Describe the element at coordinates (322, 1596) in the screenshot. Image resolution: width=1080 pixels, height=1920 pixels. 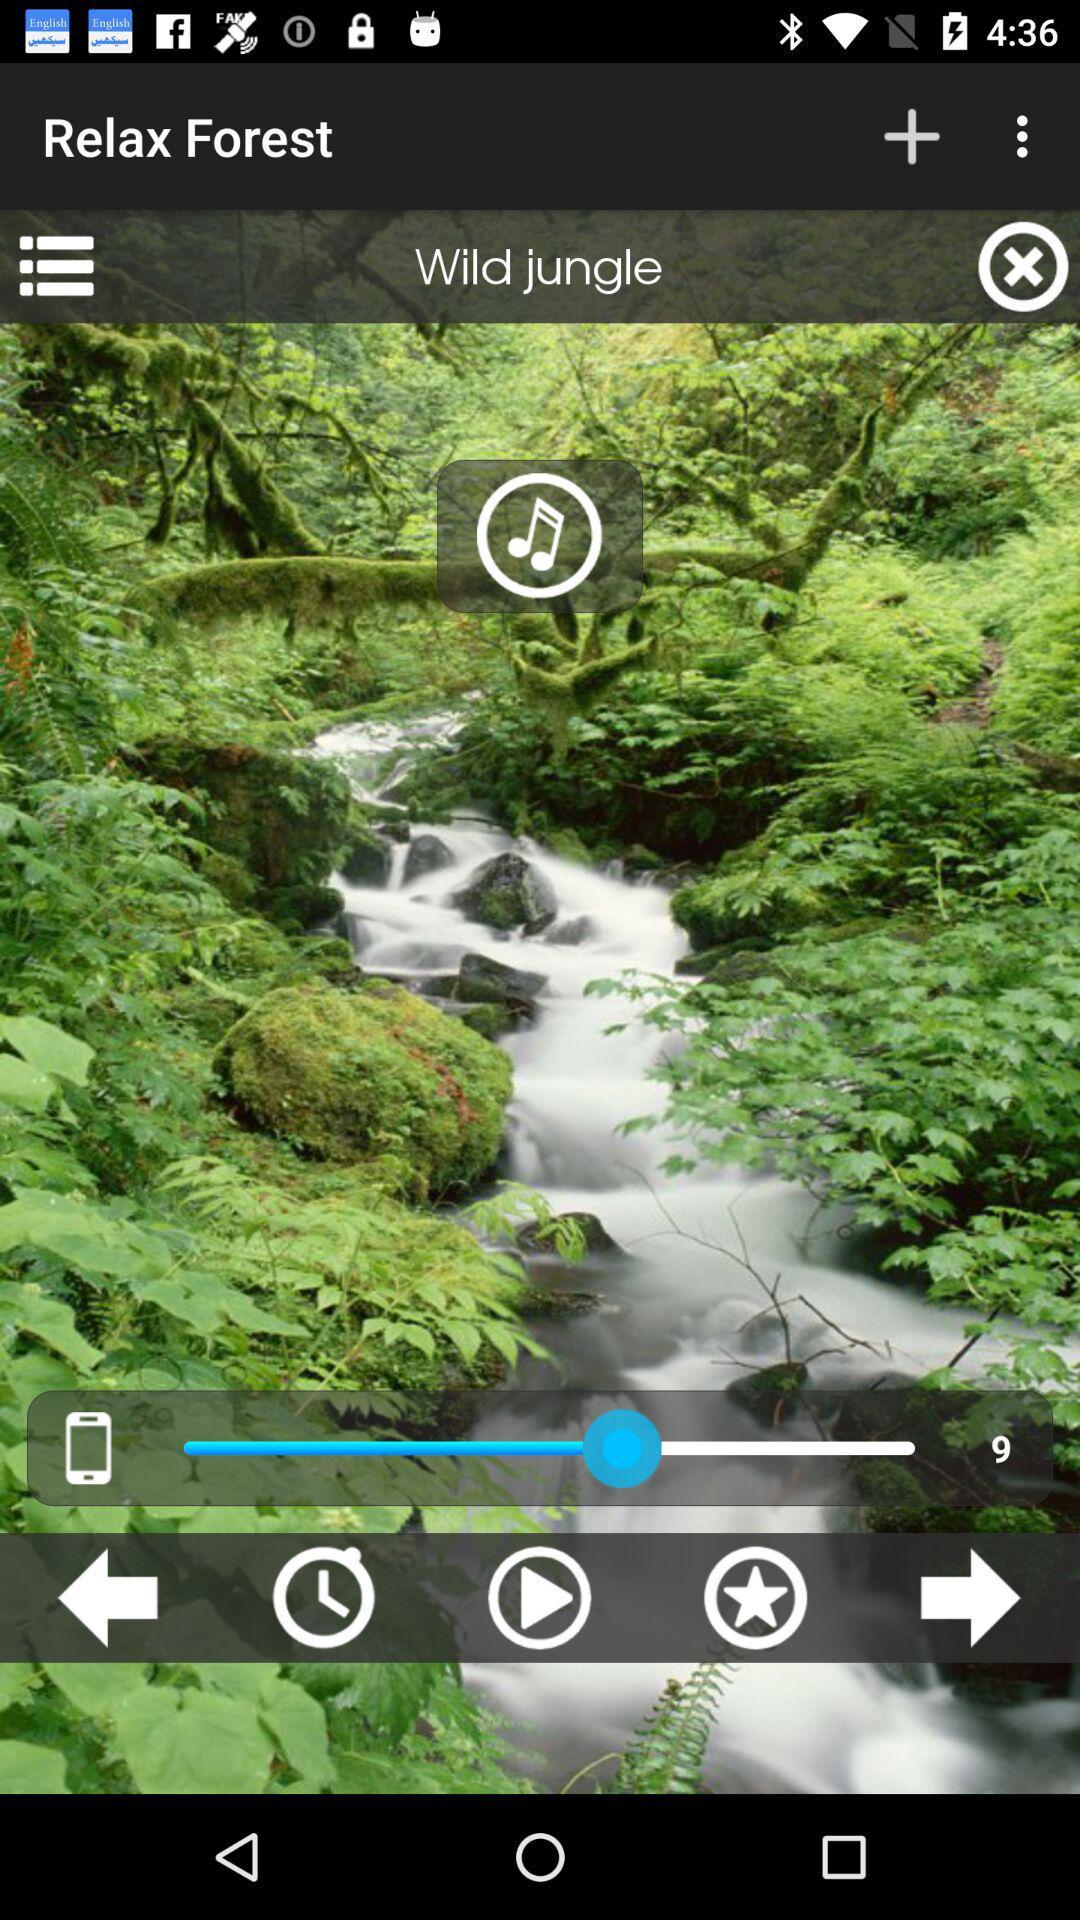
I see `the time icon` at that location.